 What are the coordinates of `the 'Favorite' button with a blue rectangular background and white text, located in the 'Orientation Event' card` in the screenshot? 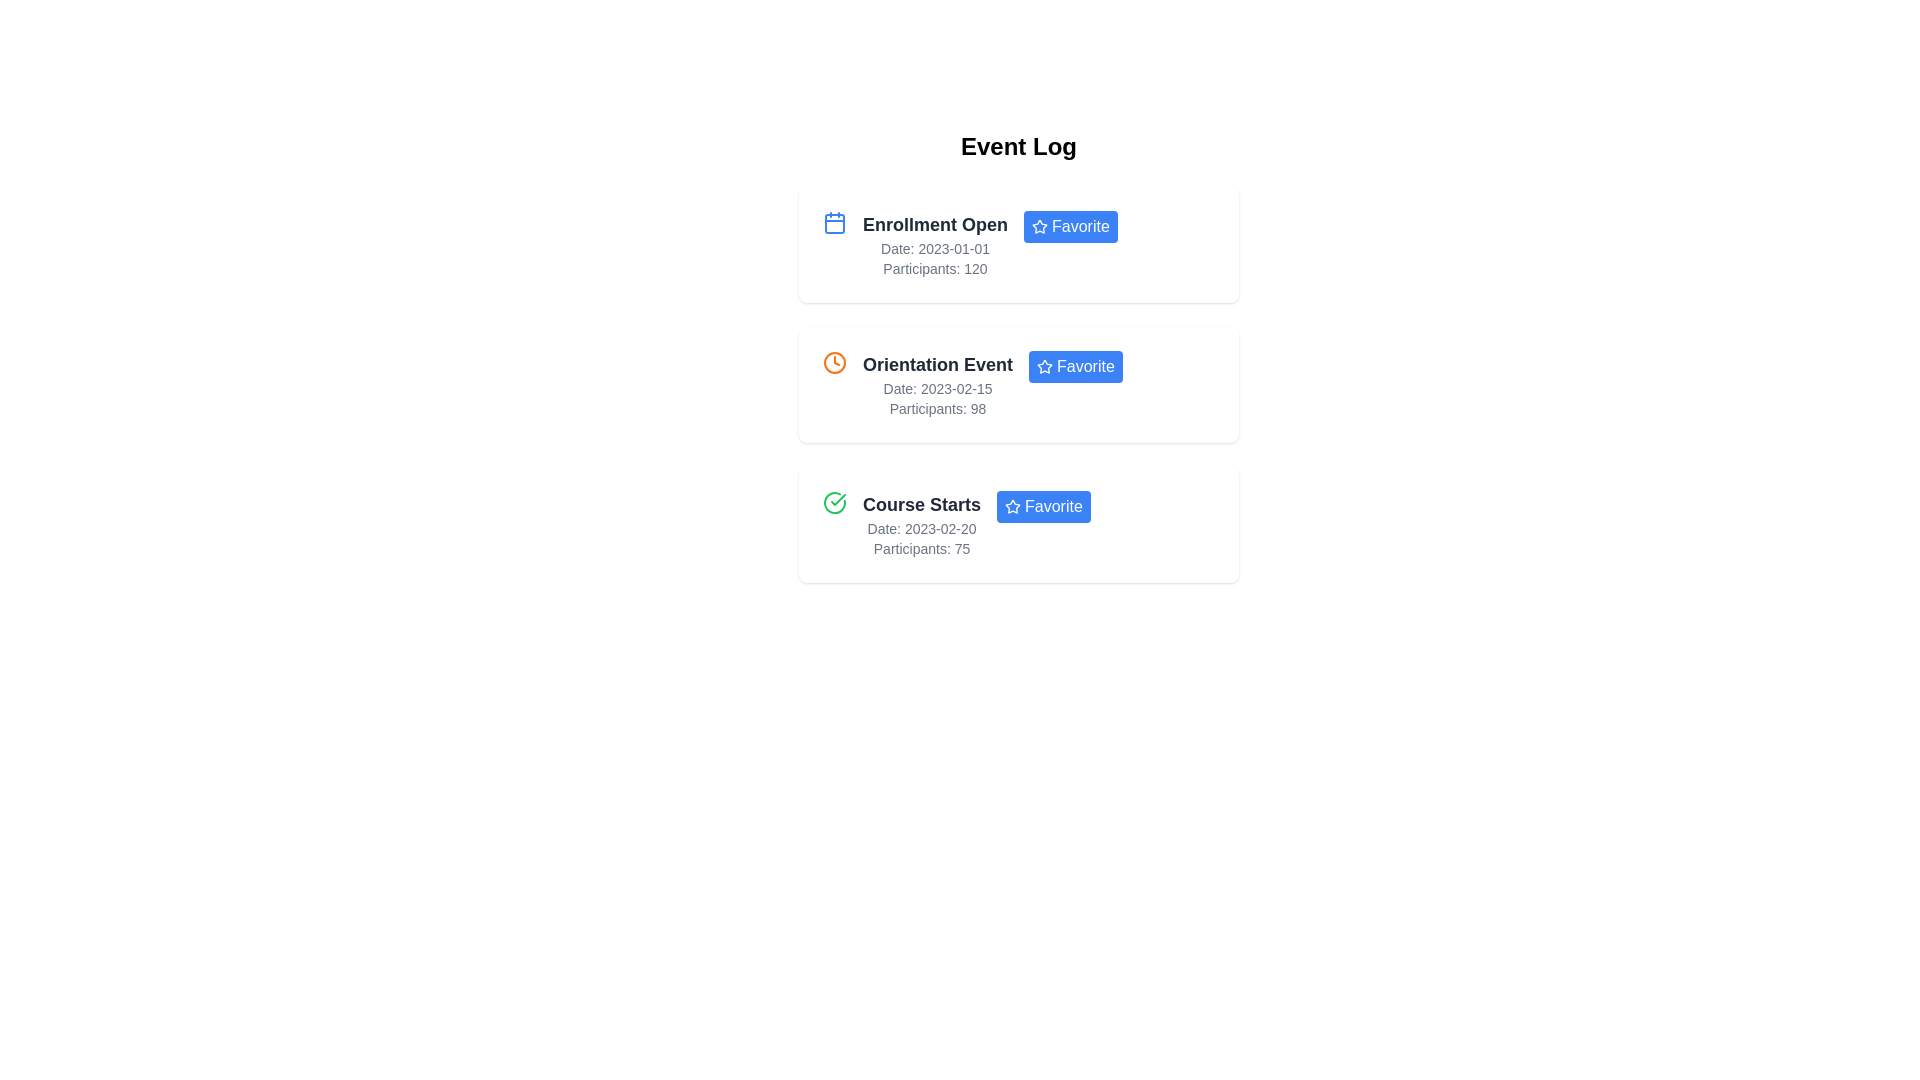 It's located at (1074, 366).